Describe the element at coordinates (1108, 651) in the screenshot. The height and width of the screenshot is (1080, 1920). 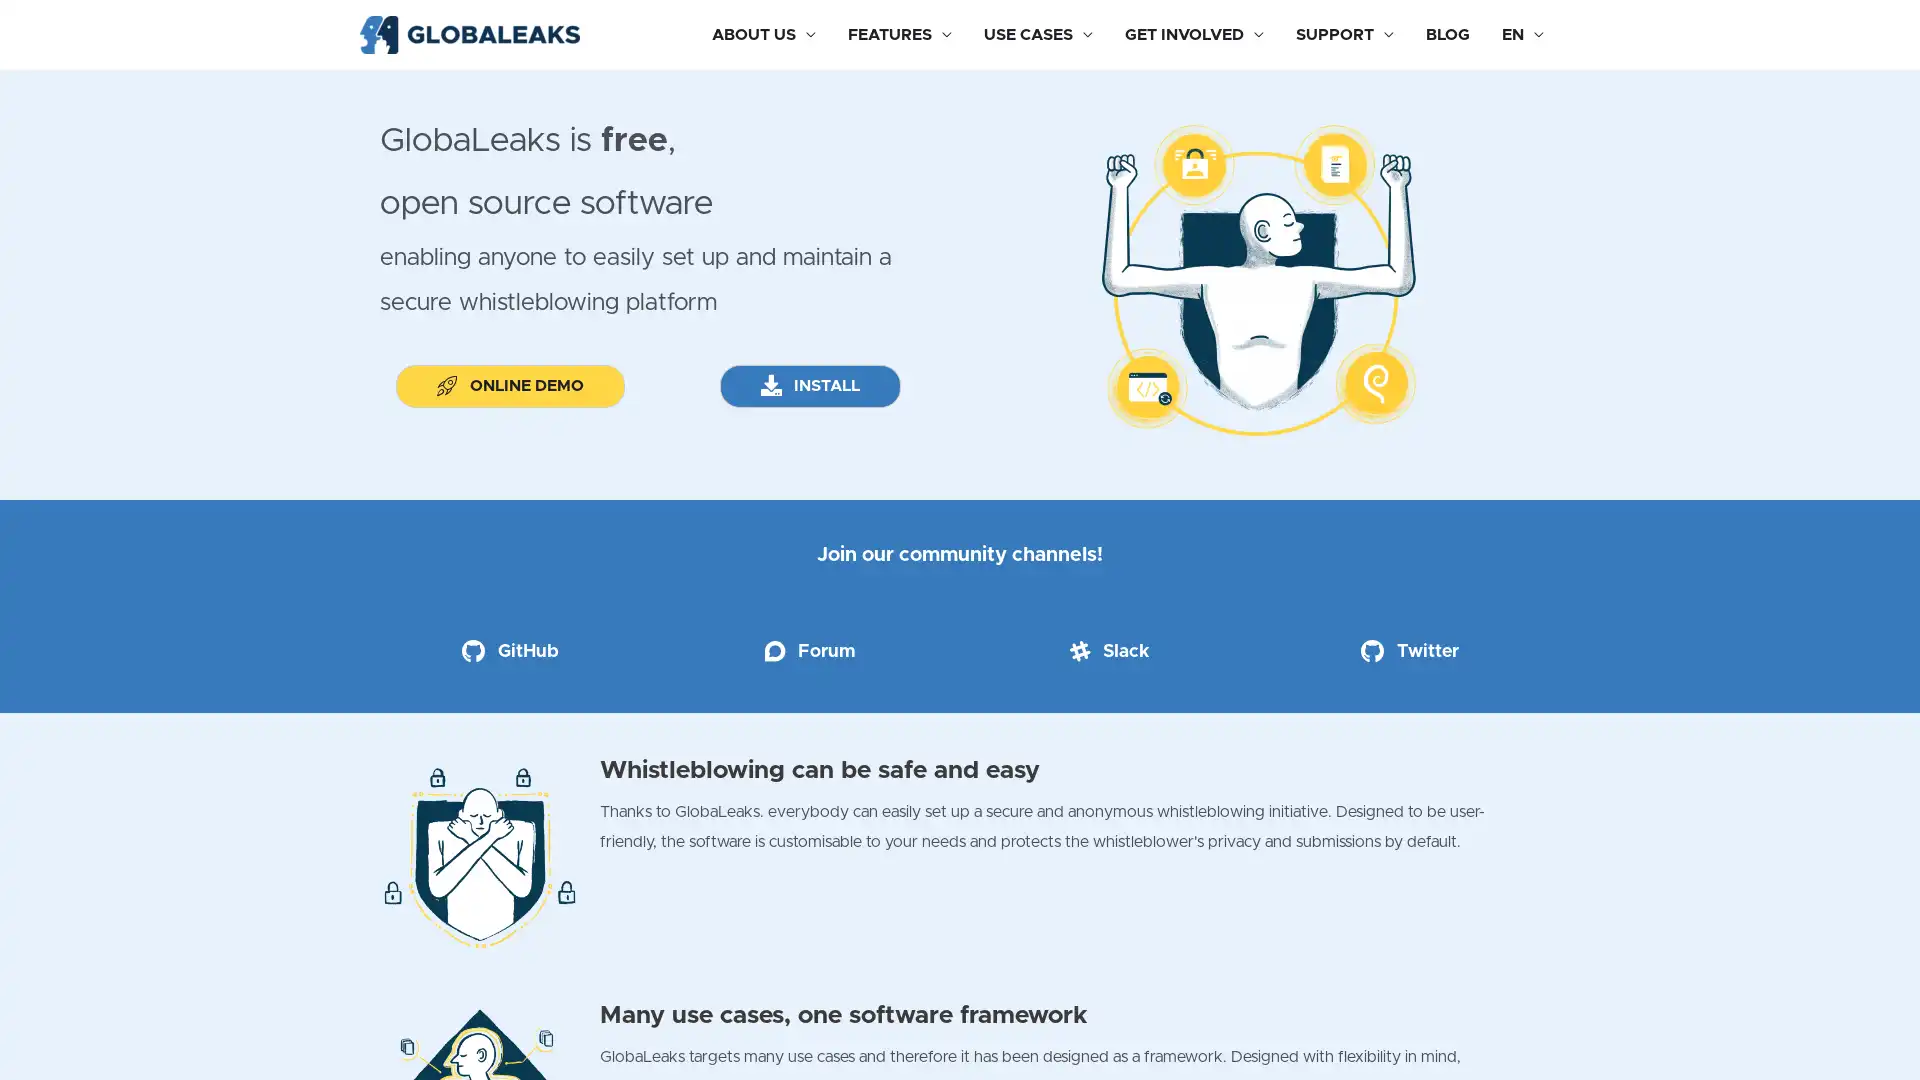
I see `Slack` at that location.